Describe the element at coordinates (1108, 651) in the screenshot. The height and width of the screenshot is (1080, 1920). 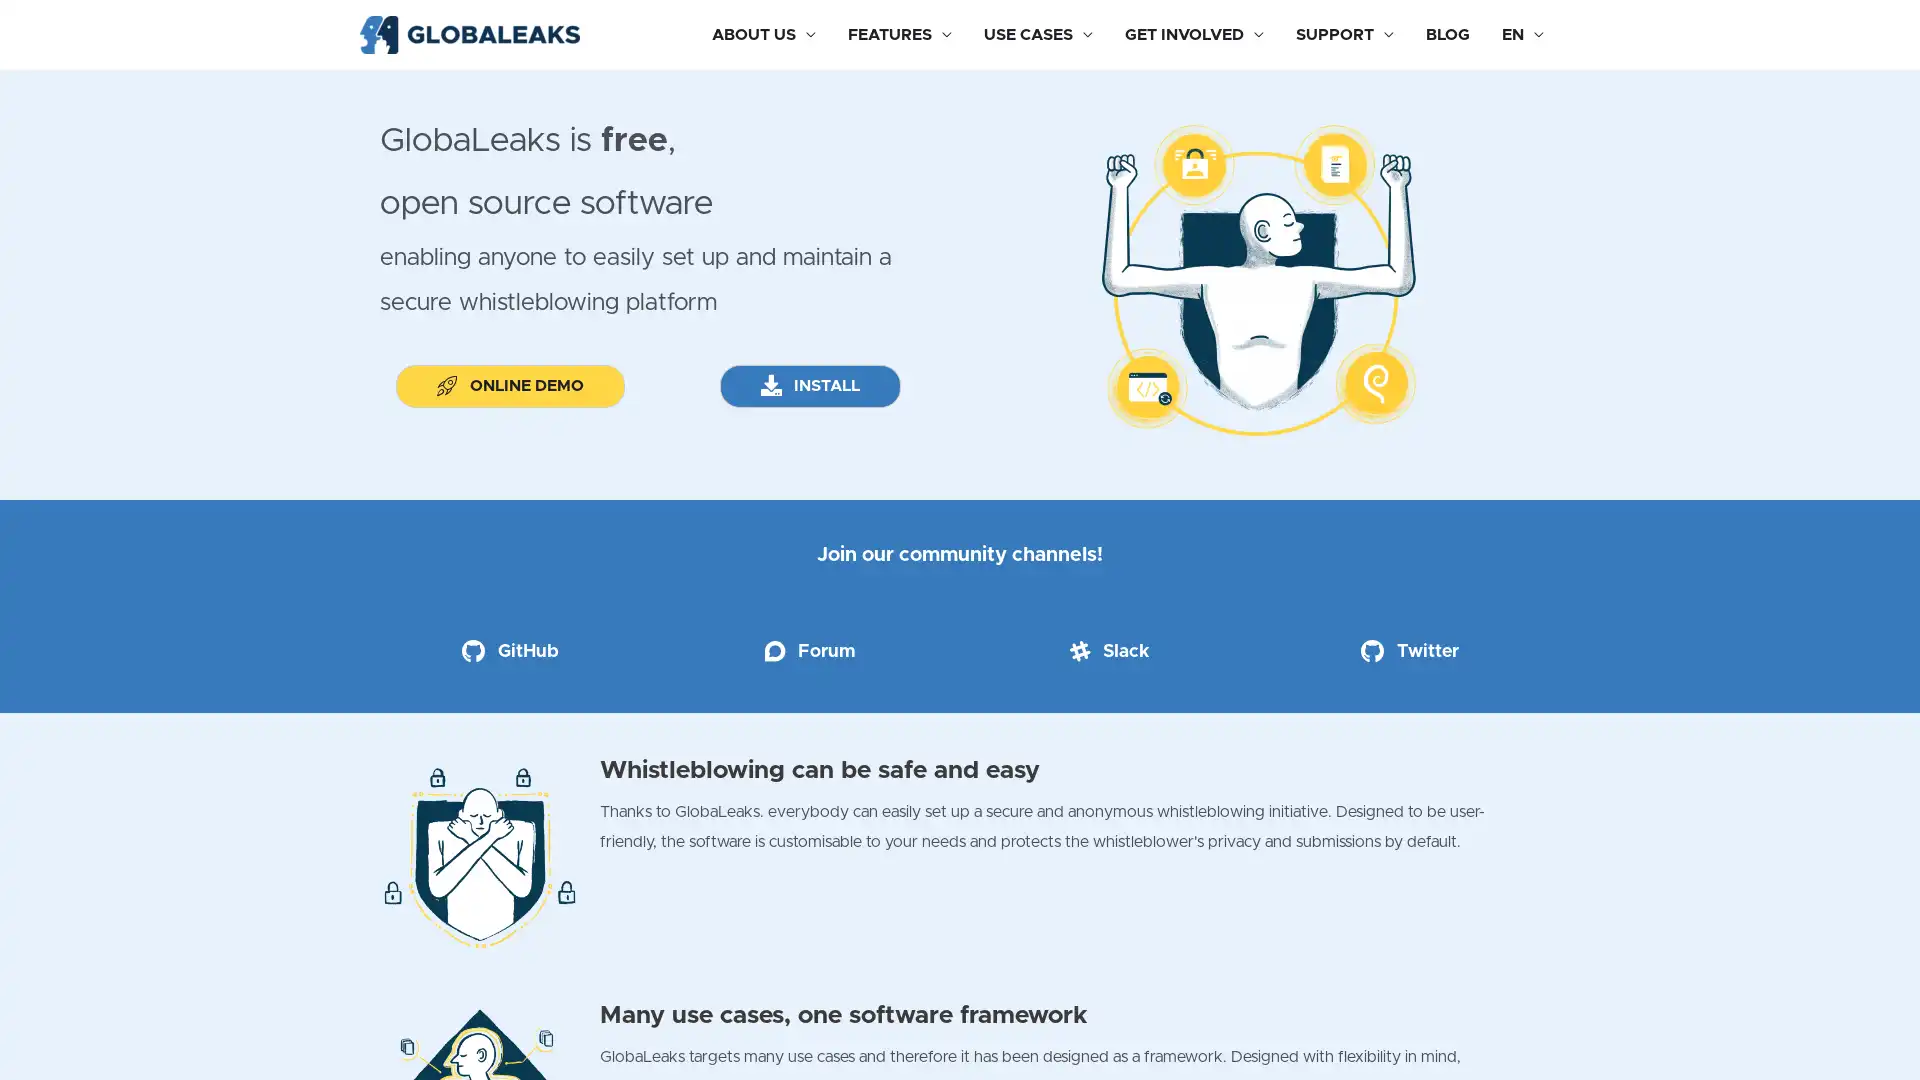
I see `Slack` at that location.